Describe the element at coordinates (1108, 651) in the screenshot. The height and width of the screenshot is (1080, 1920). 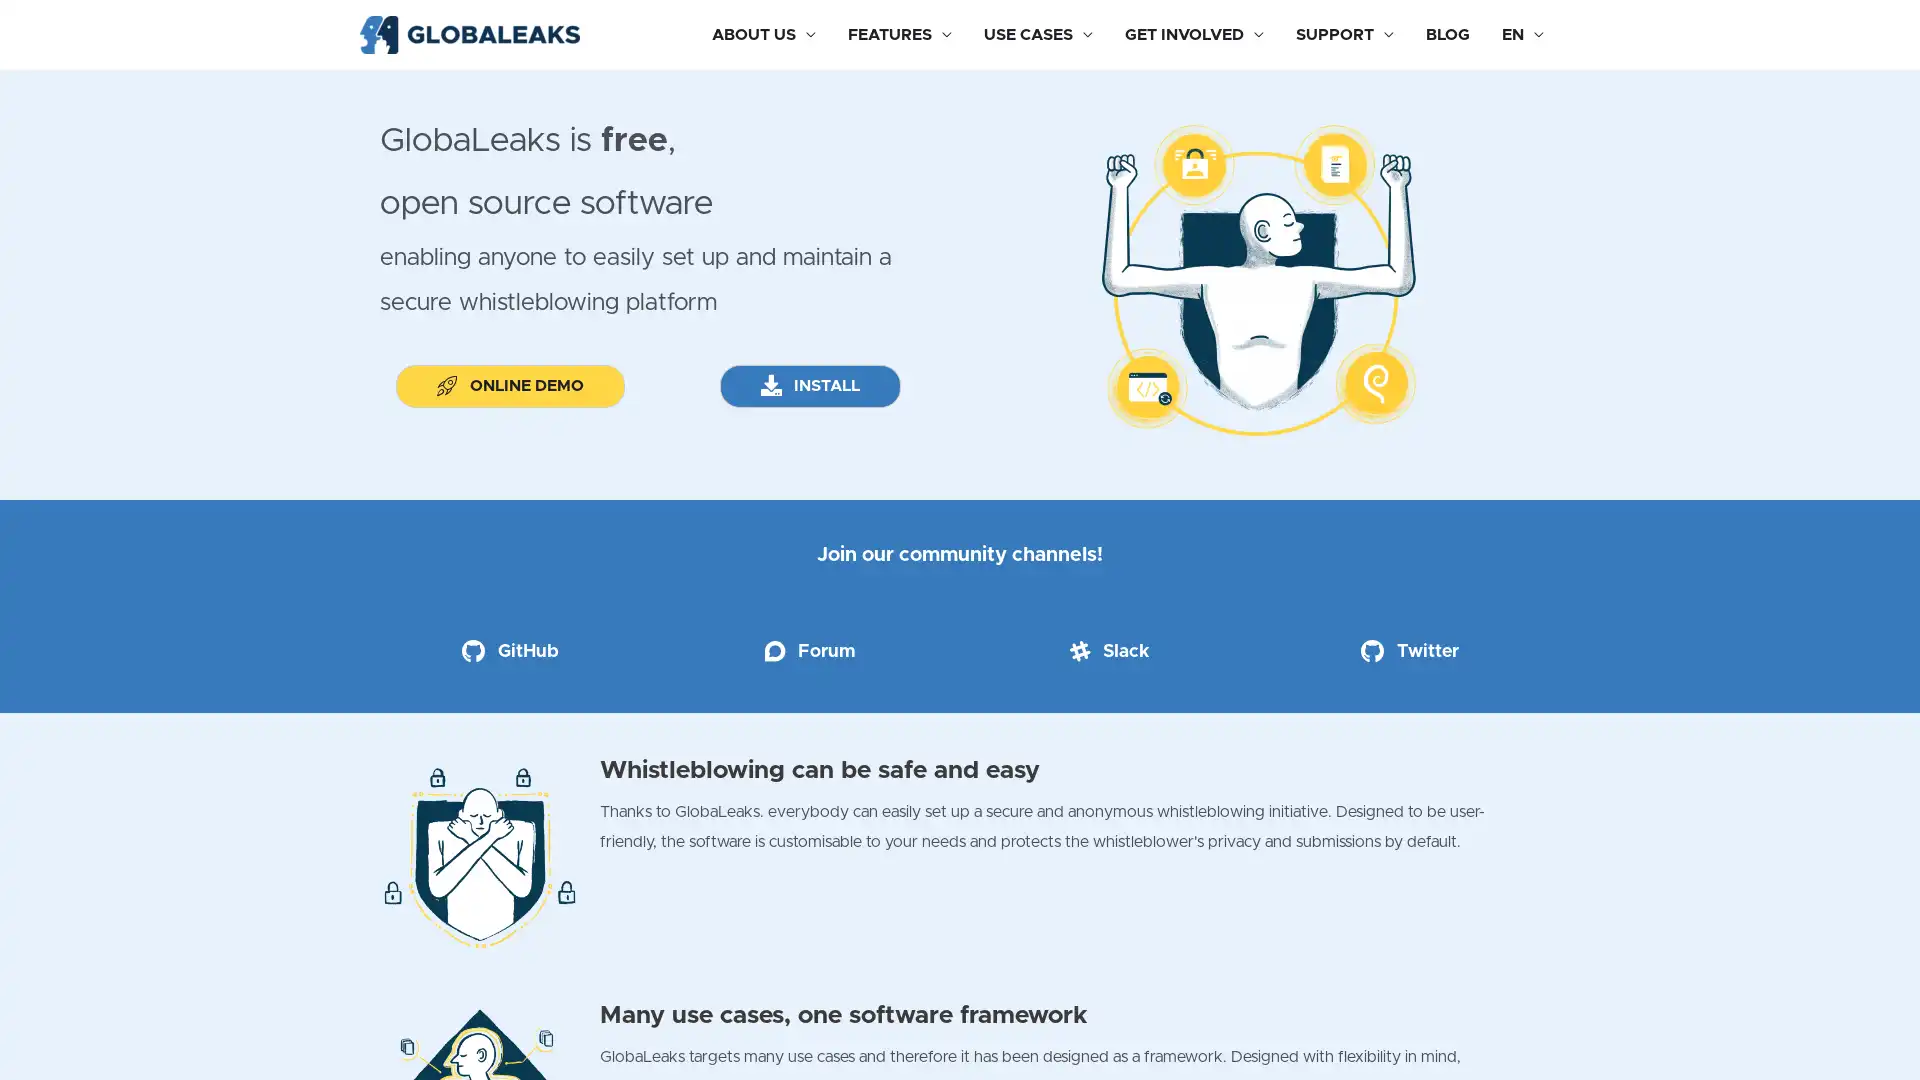
I see `Slack` at that location.